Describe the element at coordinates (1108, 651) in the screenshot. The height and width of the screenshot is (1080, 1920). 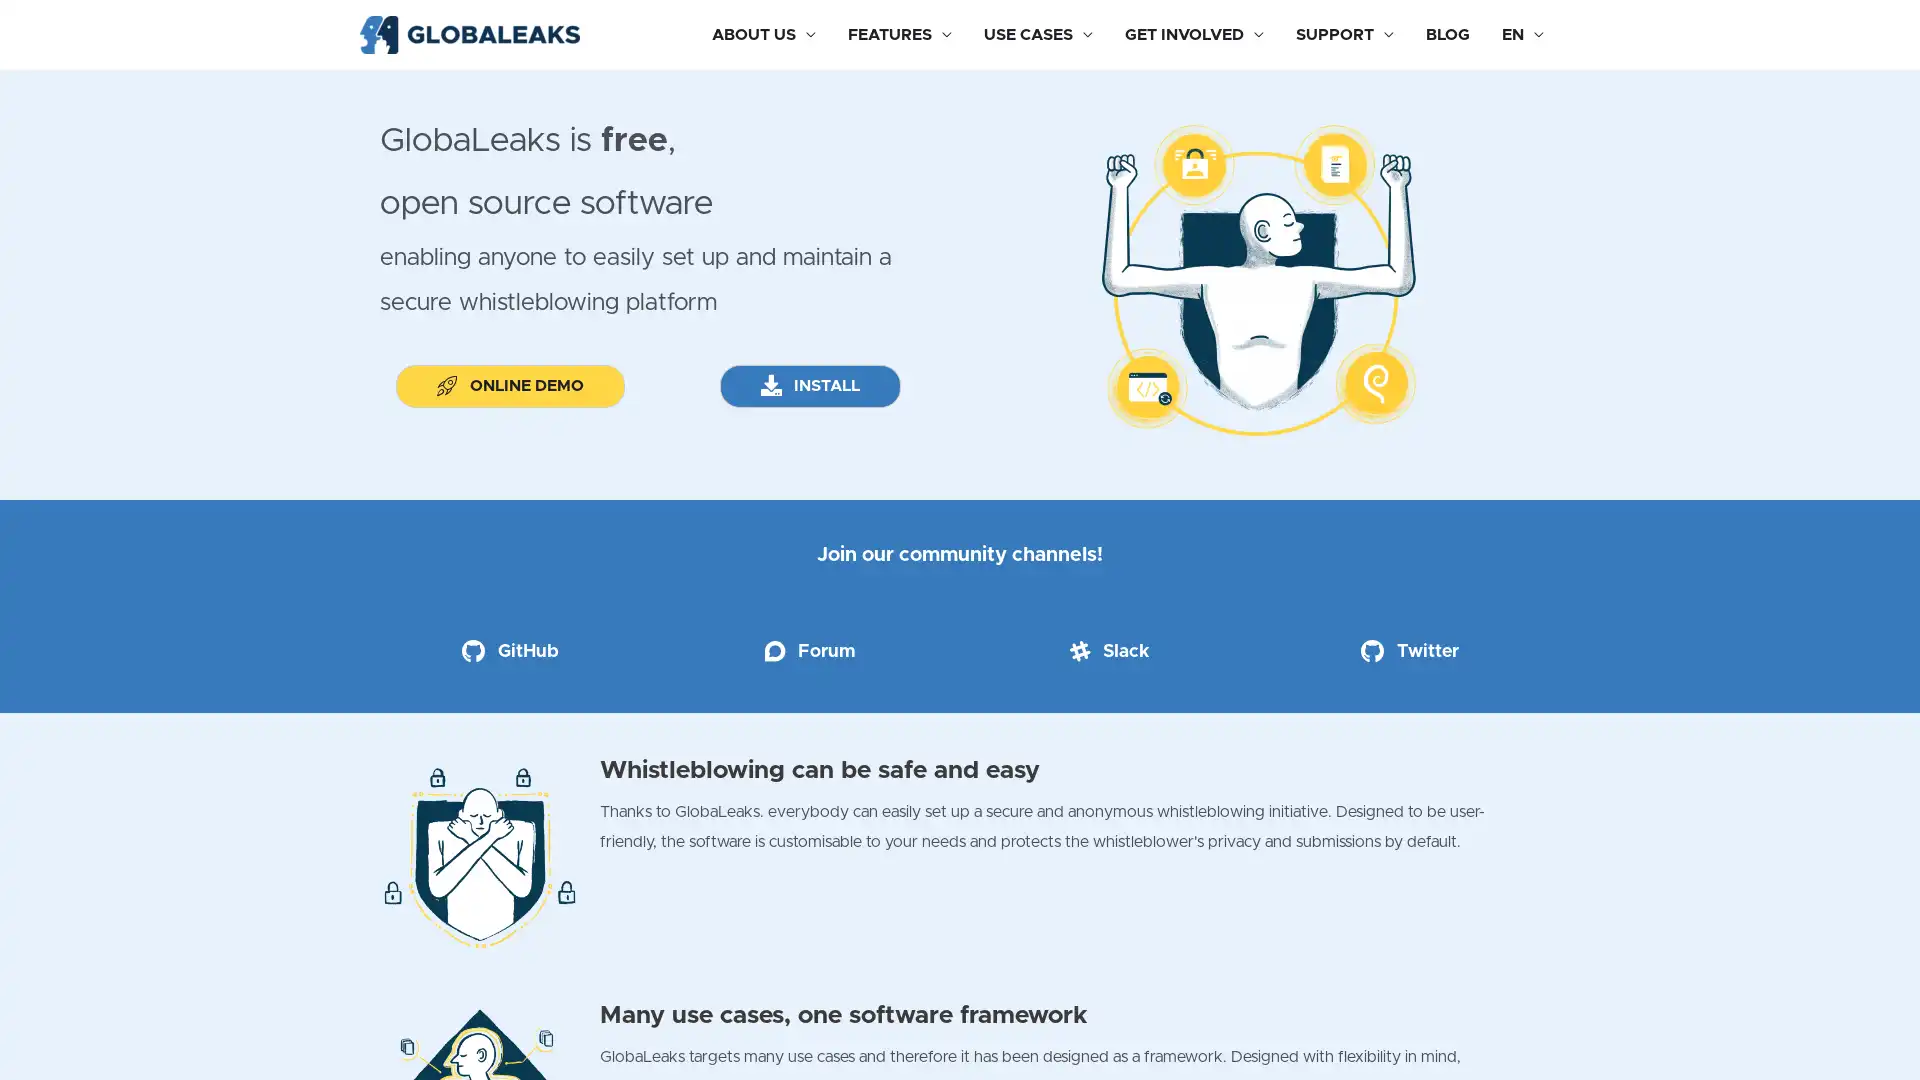
I see `Slack` at that location.